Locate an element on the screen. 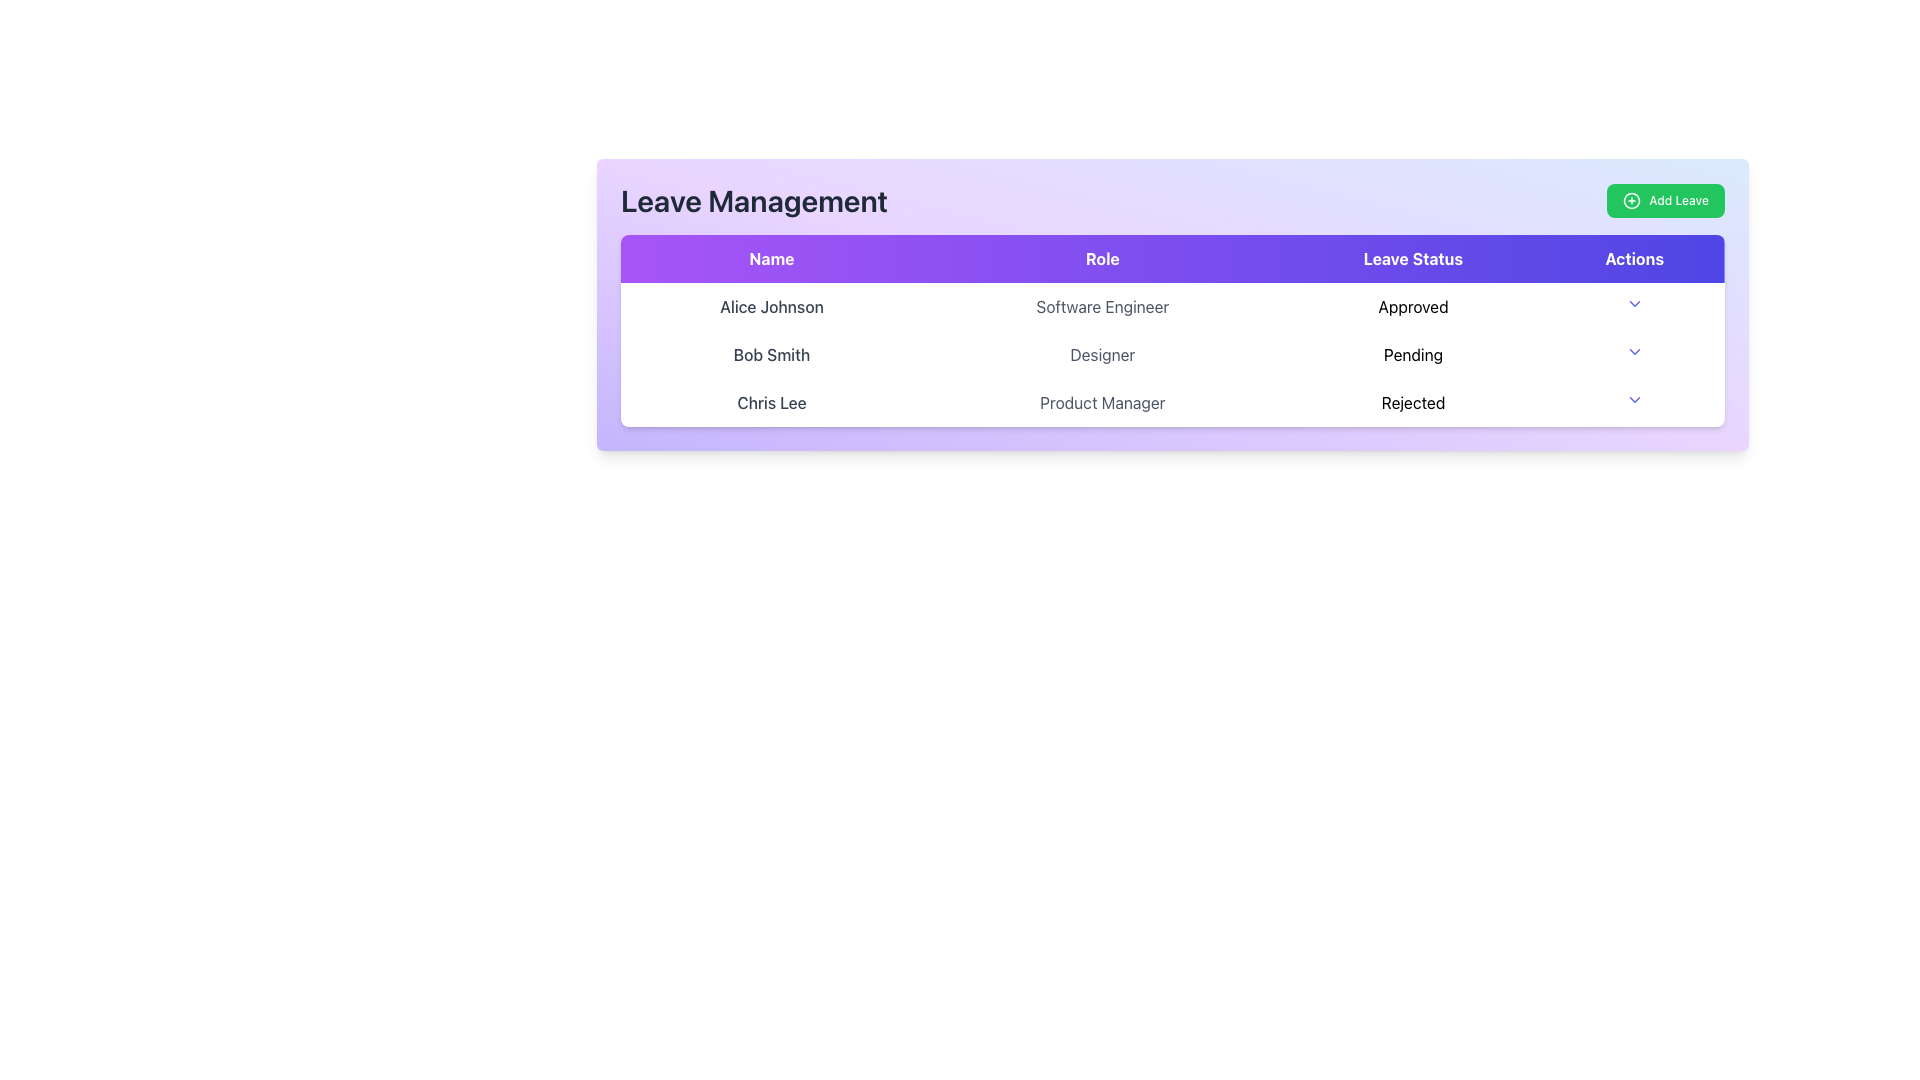 The height and width of the screenshot is (1080, 1920). the Dropdown toggle for the 'Approved' leave request is located at coordinates (1634, 304).